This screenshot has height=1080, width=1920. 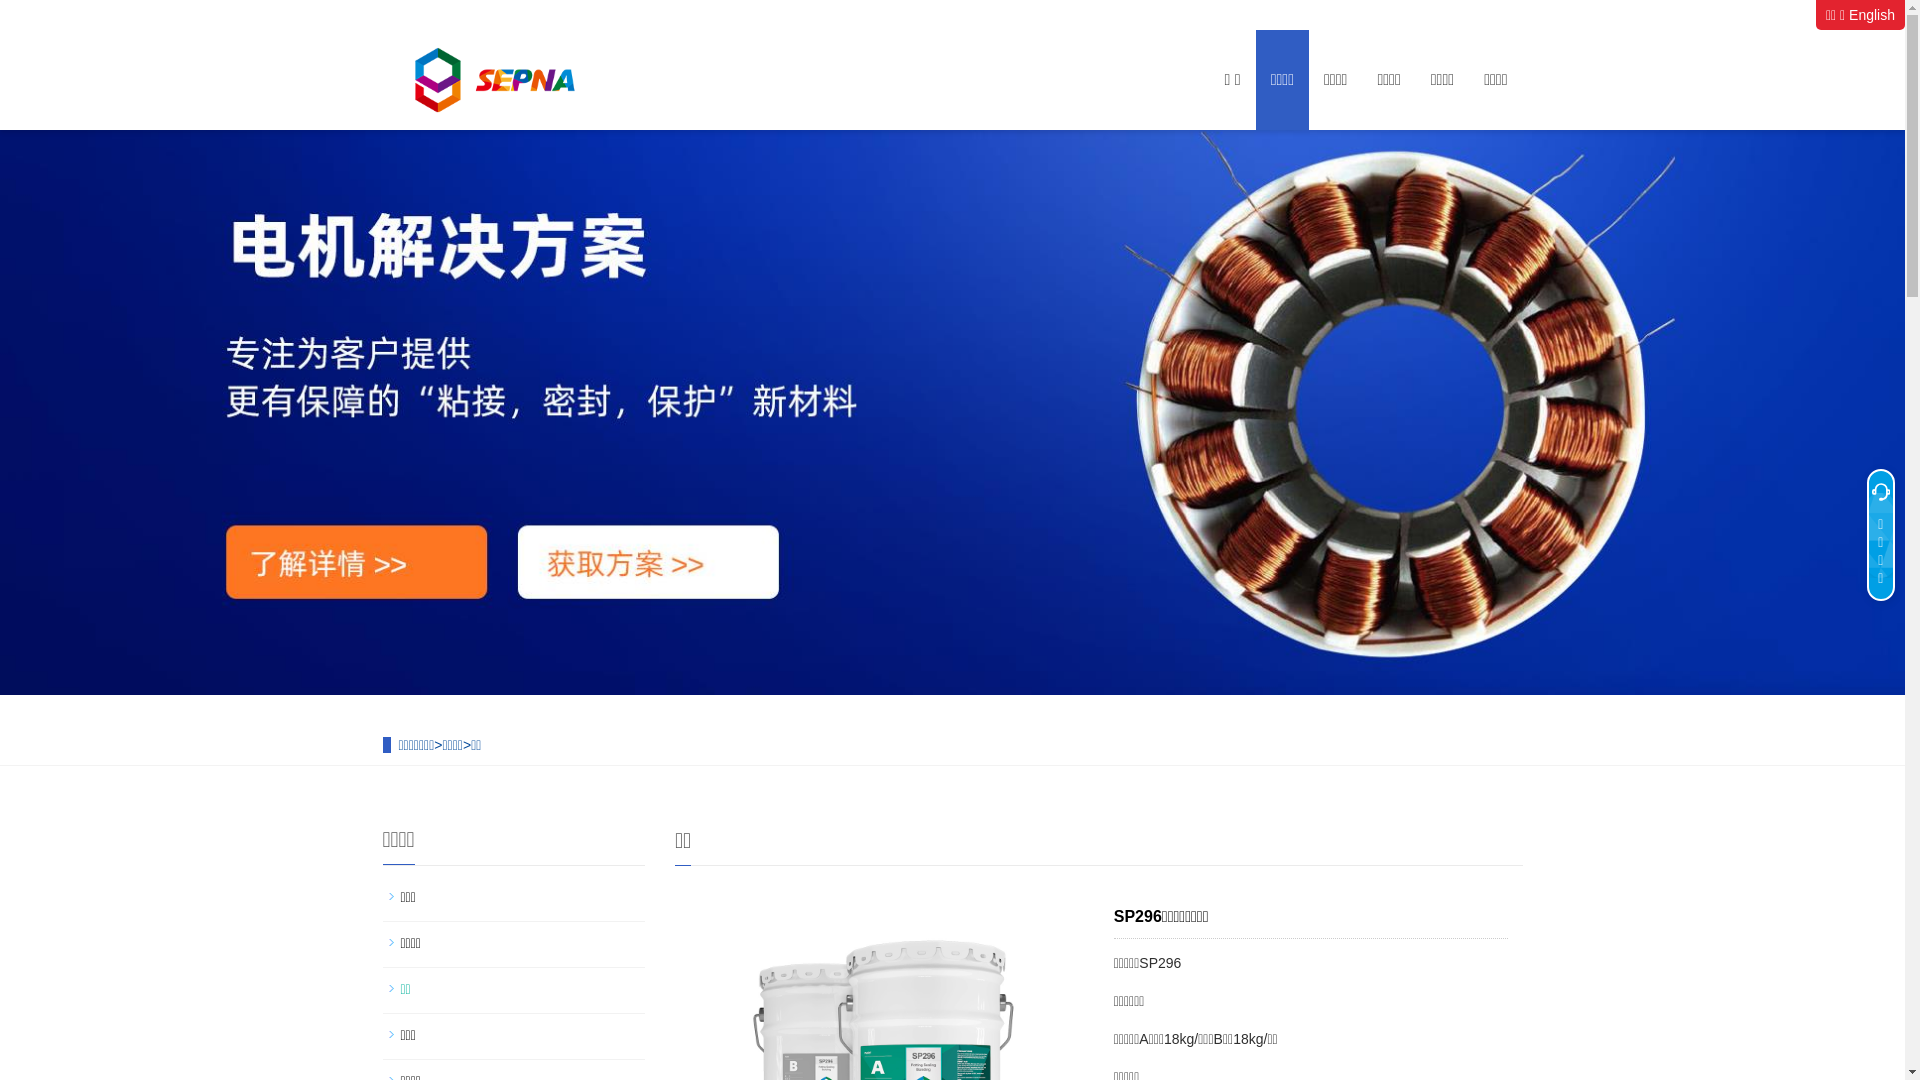 I want to click on 'English', so click(x=1871, y=15).